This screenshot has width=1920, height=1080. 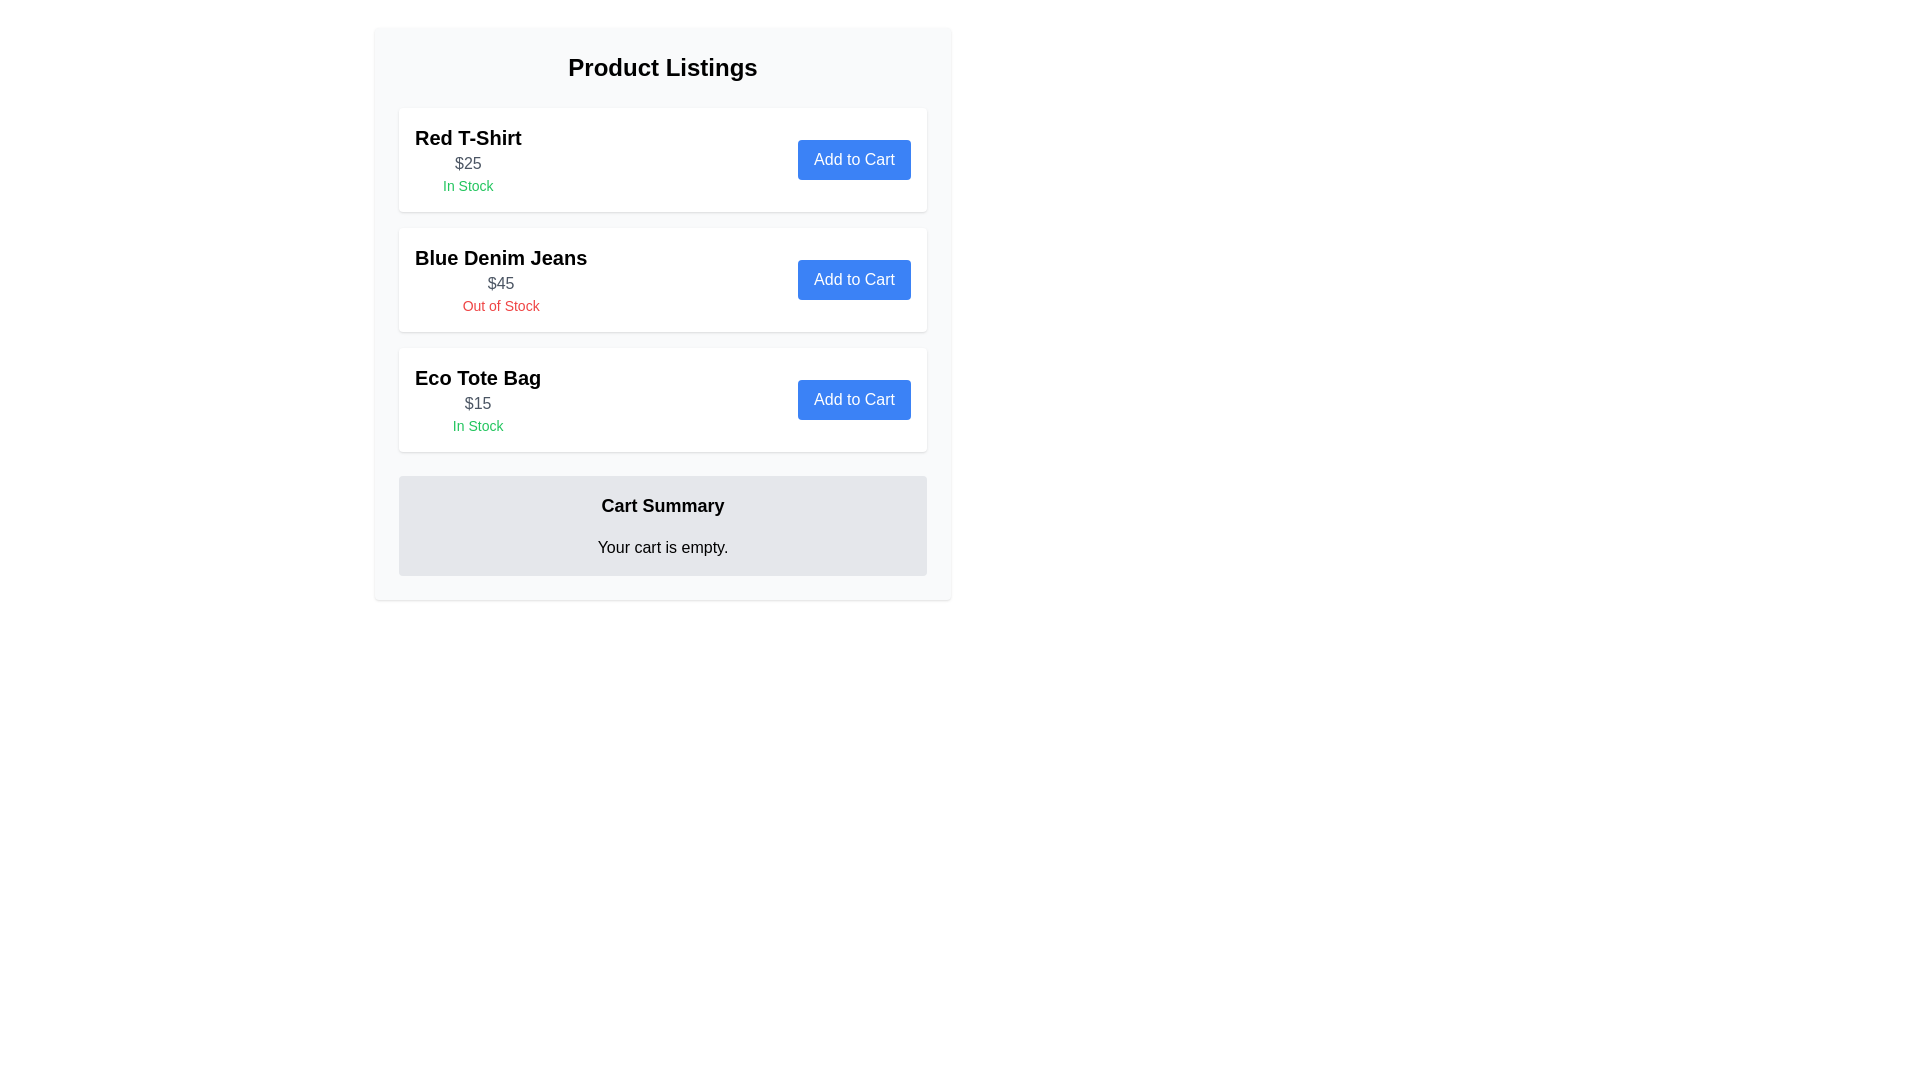 I want to click on text label displaying 'In Stock' in light green font, which is located below the price label of the product 'Eco Tote Bag' in the third product card of the vertical product list, so click(x=477, y=424).